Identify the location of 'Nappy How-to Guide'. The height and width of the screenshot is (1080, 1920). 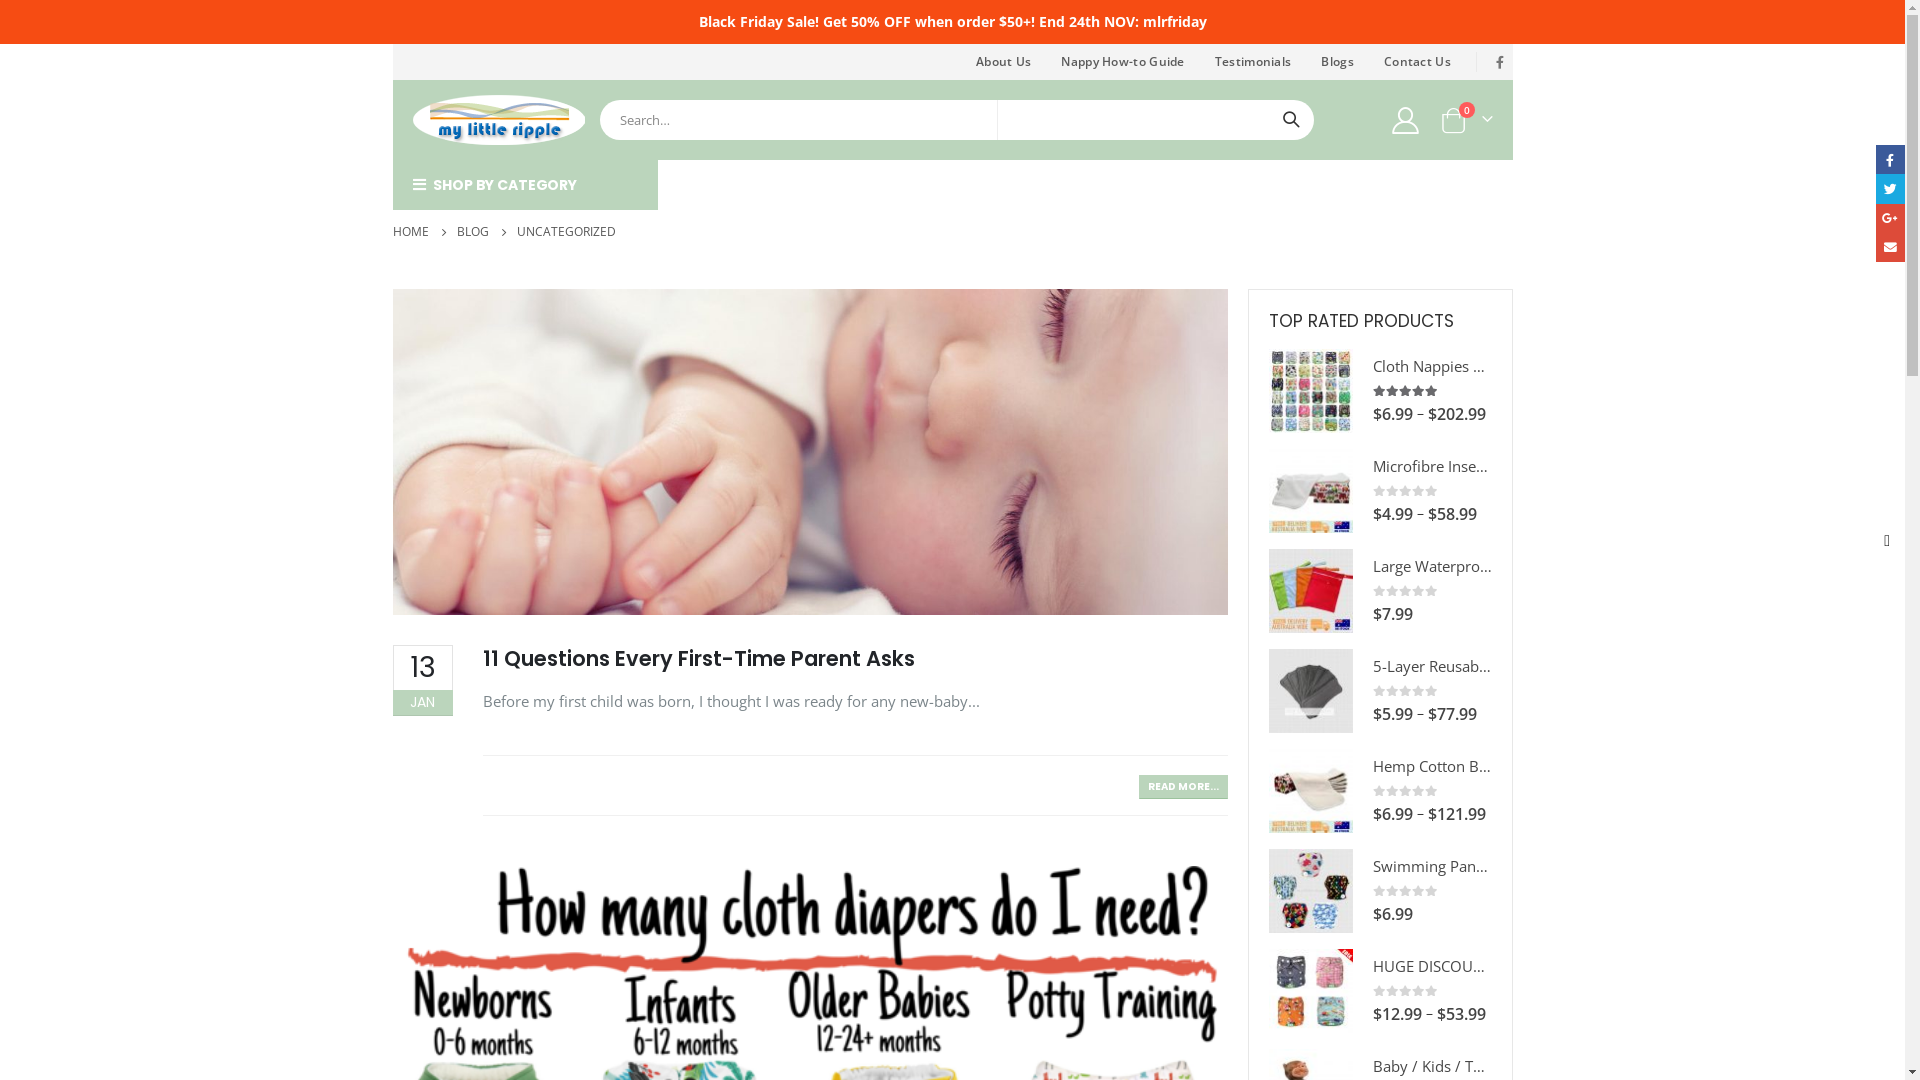
(1122, 60).